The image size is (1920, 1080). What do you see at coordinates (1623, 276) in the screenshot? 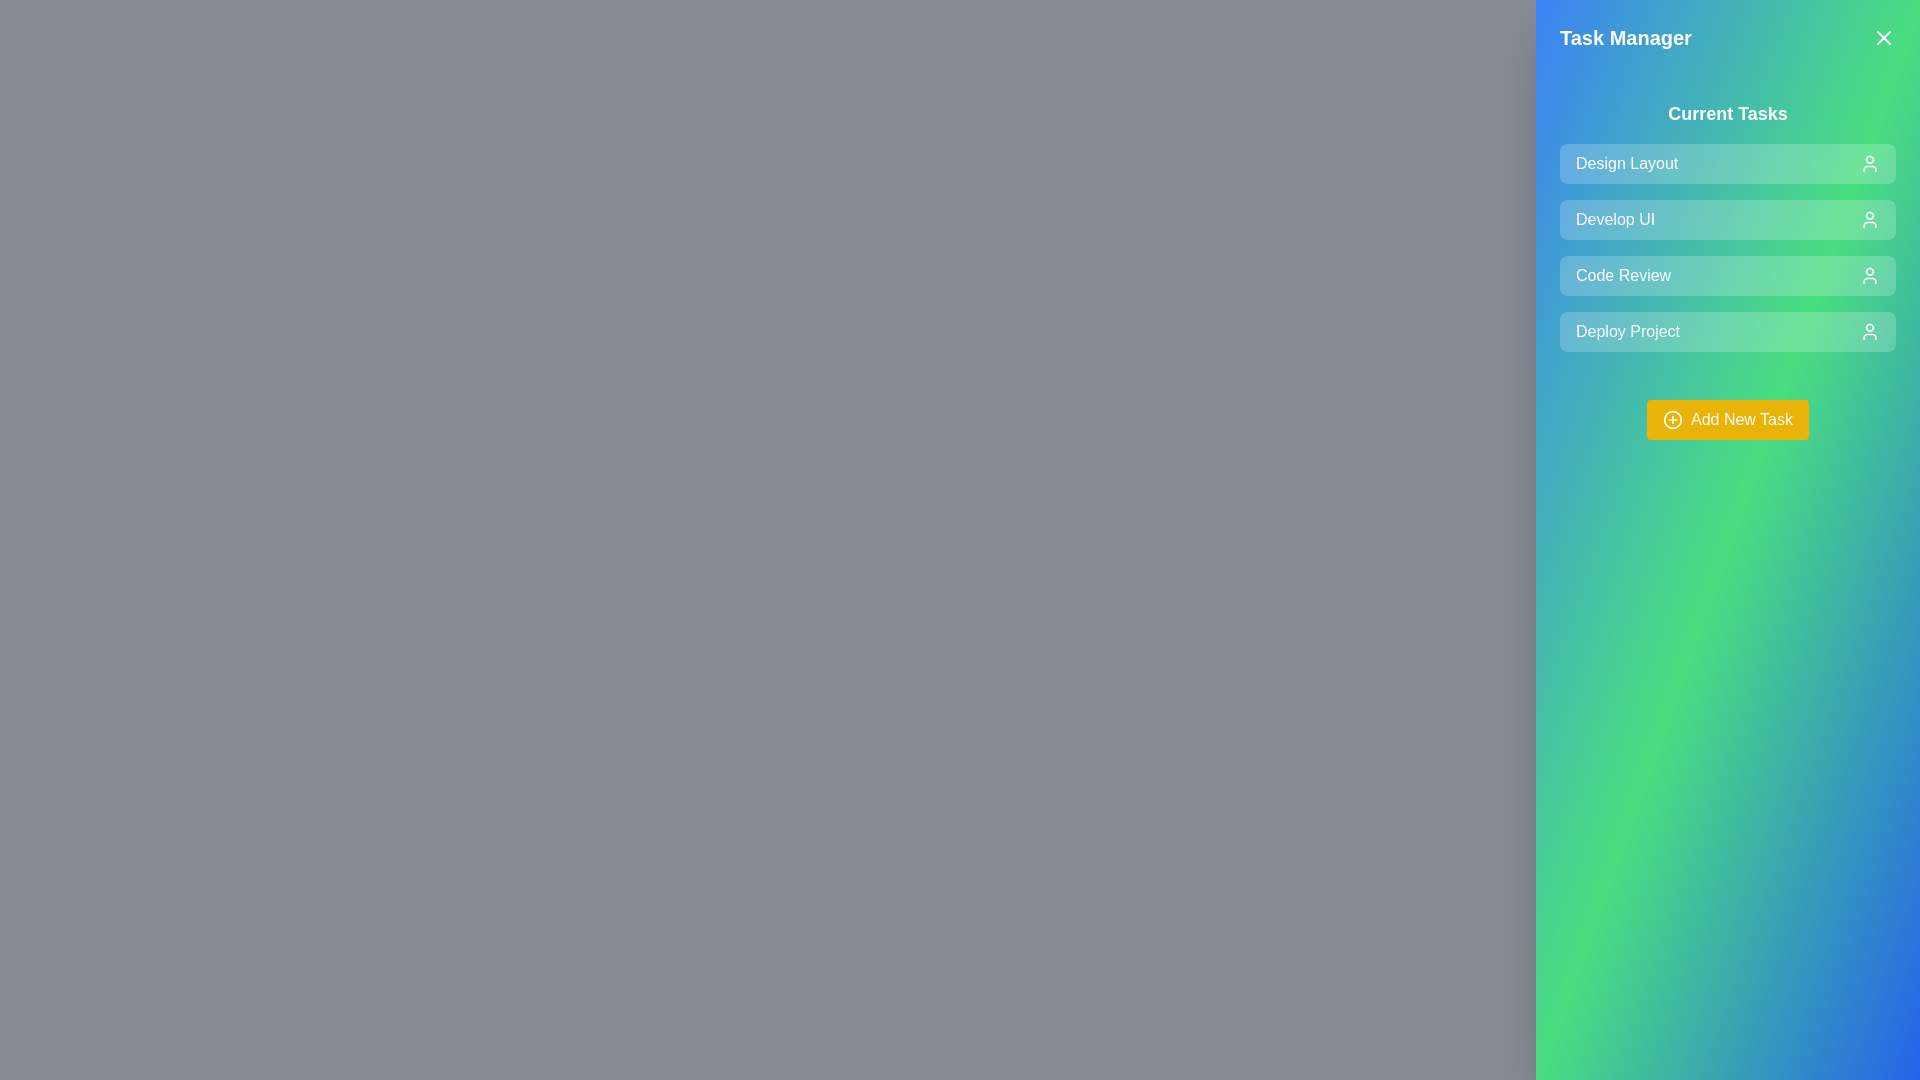
I see `the 'Code Review' text label in the Current Tasks list` at bounding box center [1623, 276].